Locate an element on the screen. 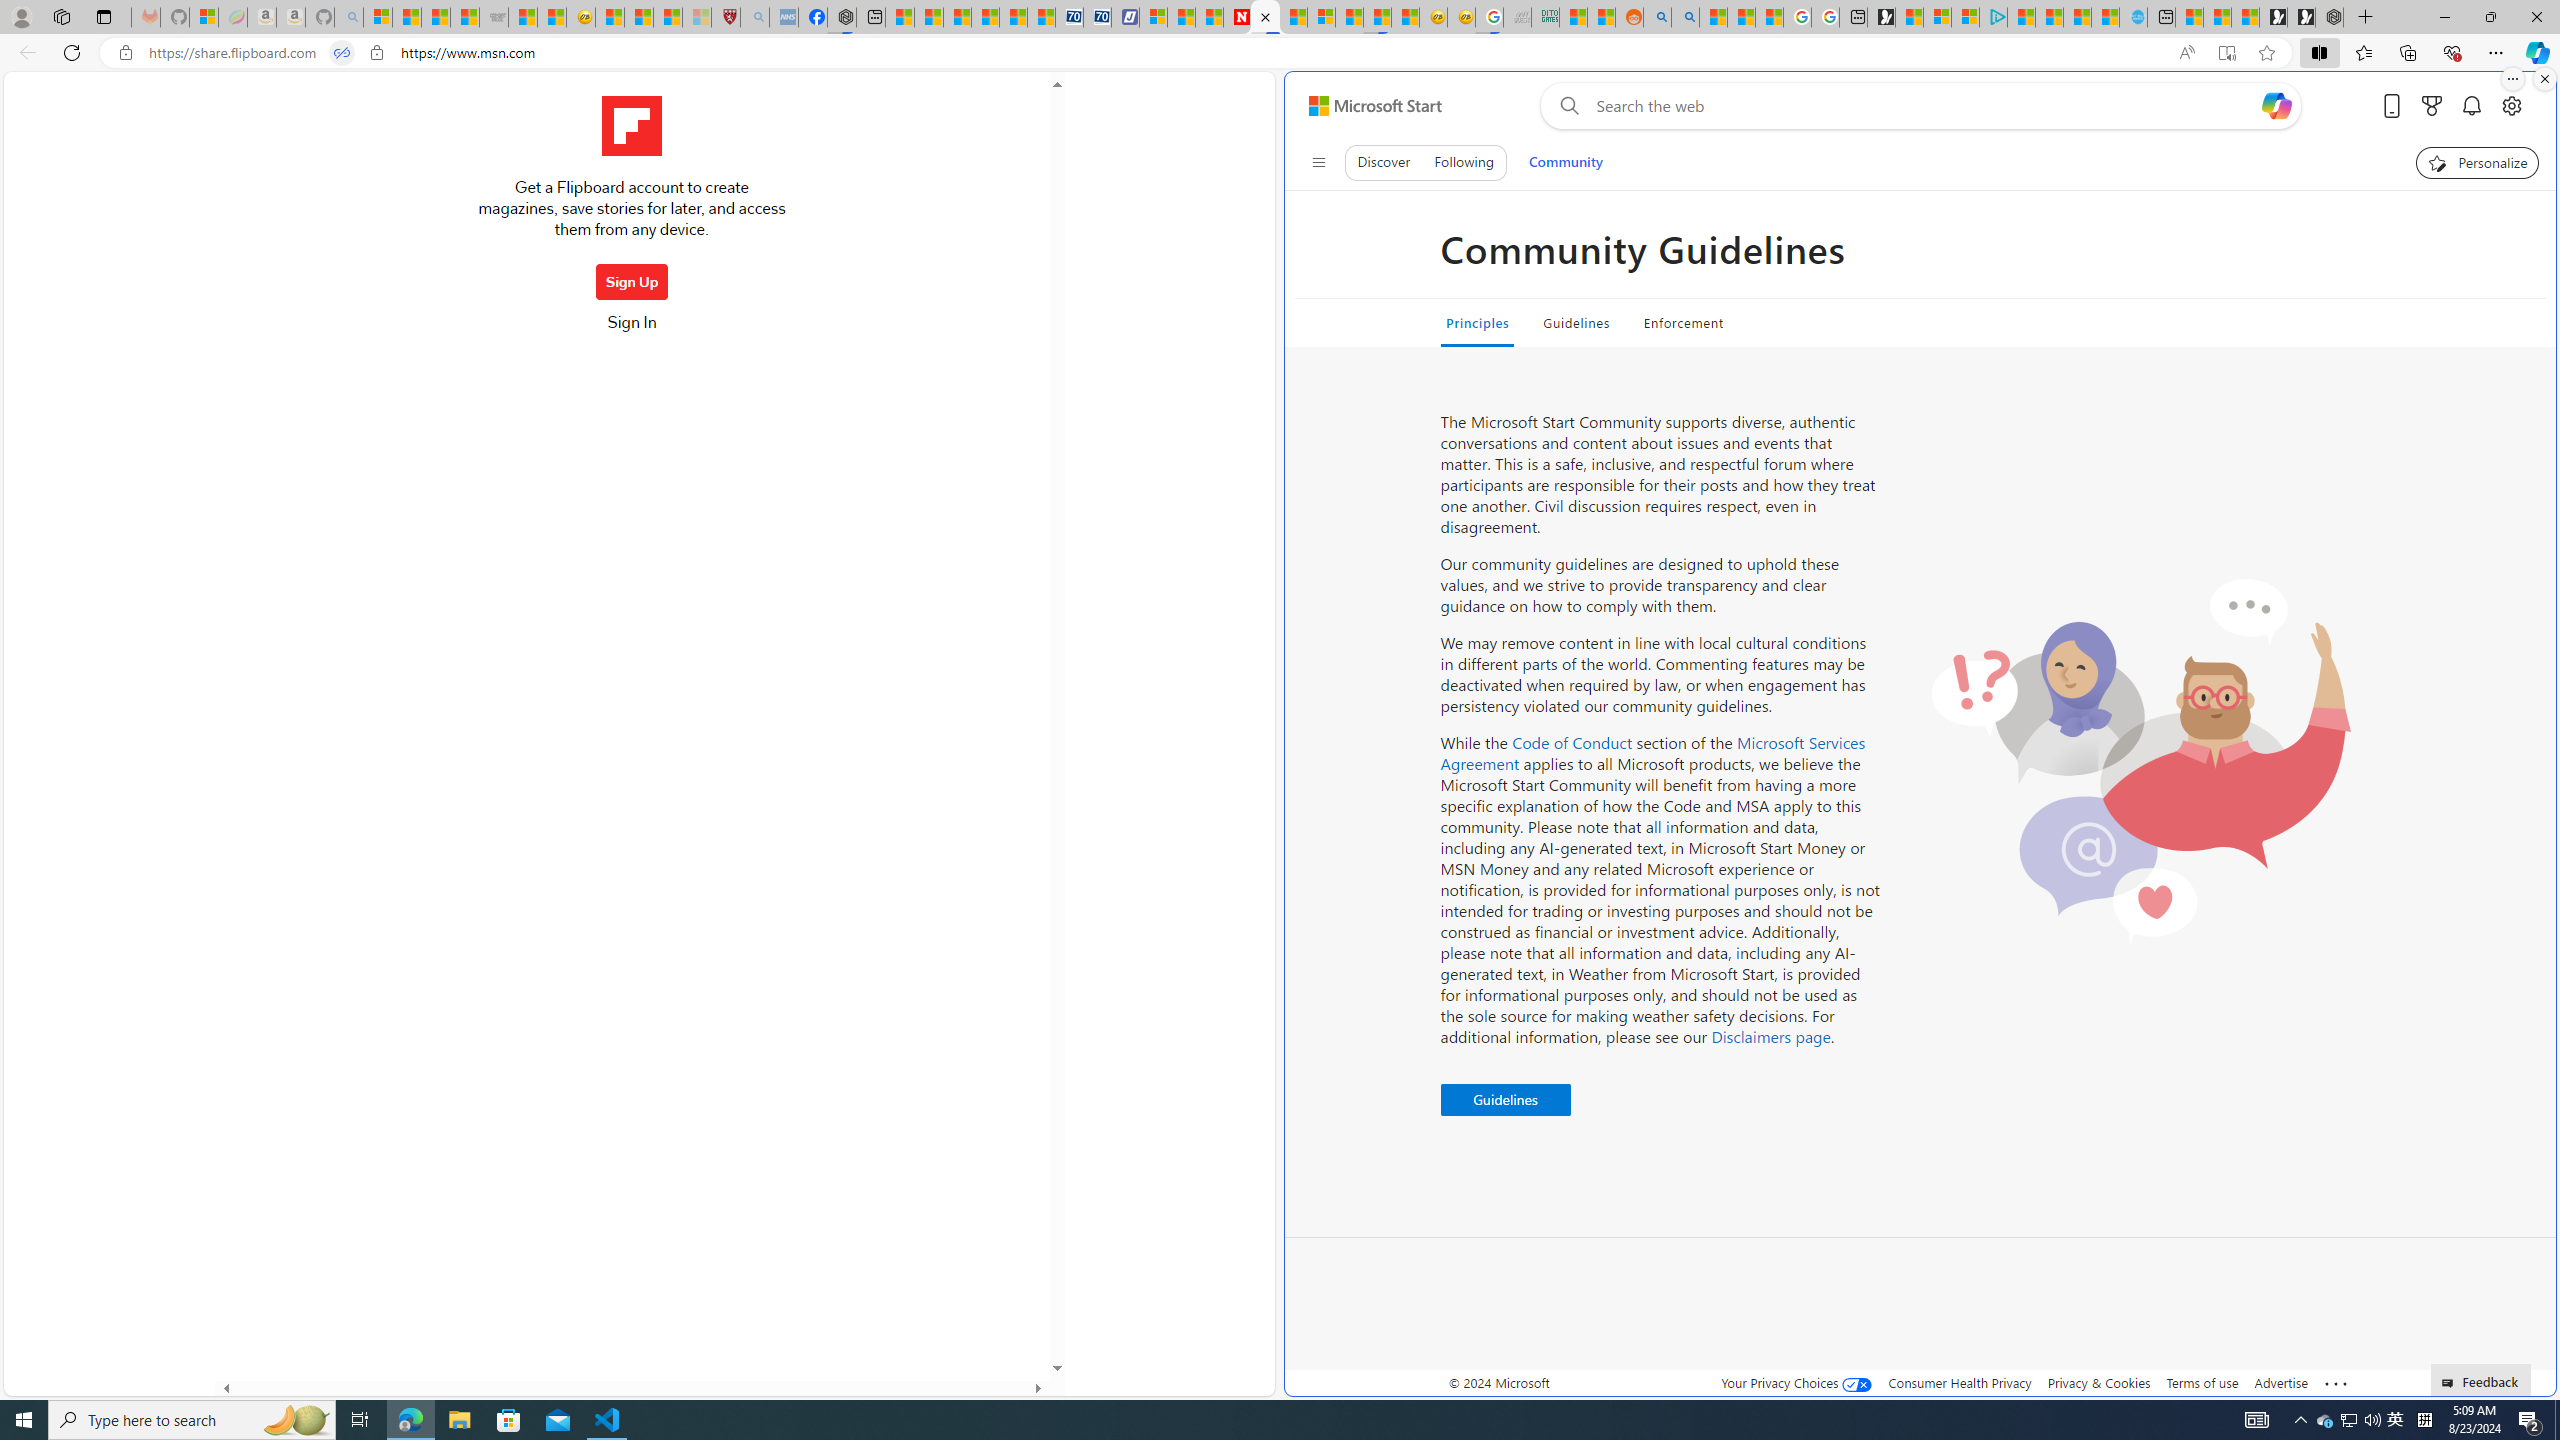 The height and width of the screenshot is (1440, 2560). 'Class: feedback_link_icon-DS-EntryPoint1-1' is located at coordinates (2450, 1382).